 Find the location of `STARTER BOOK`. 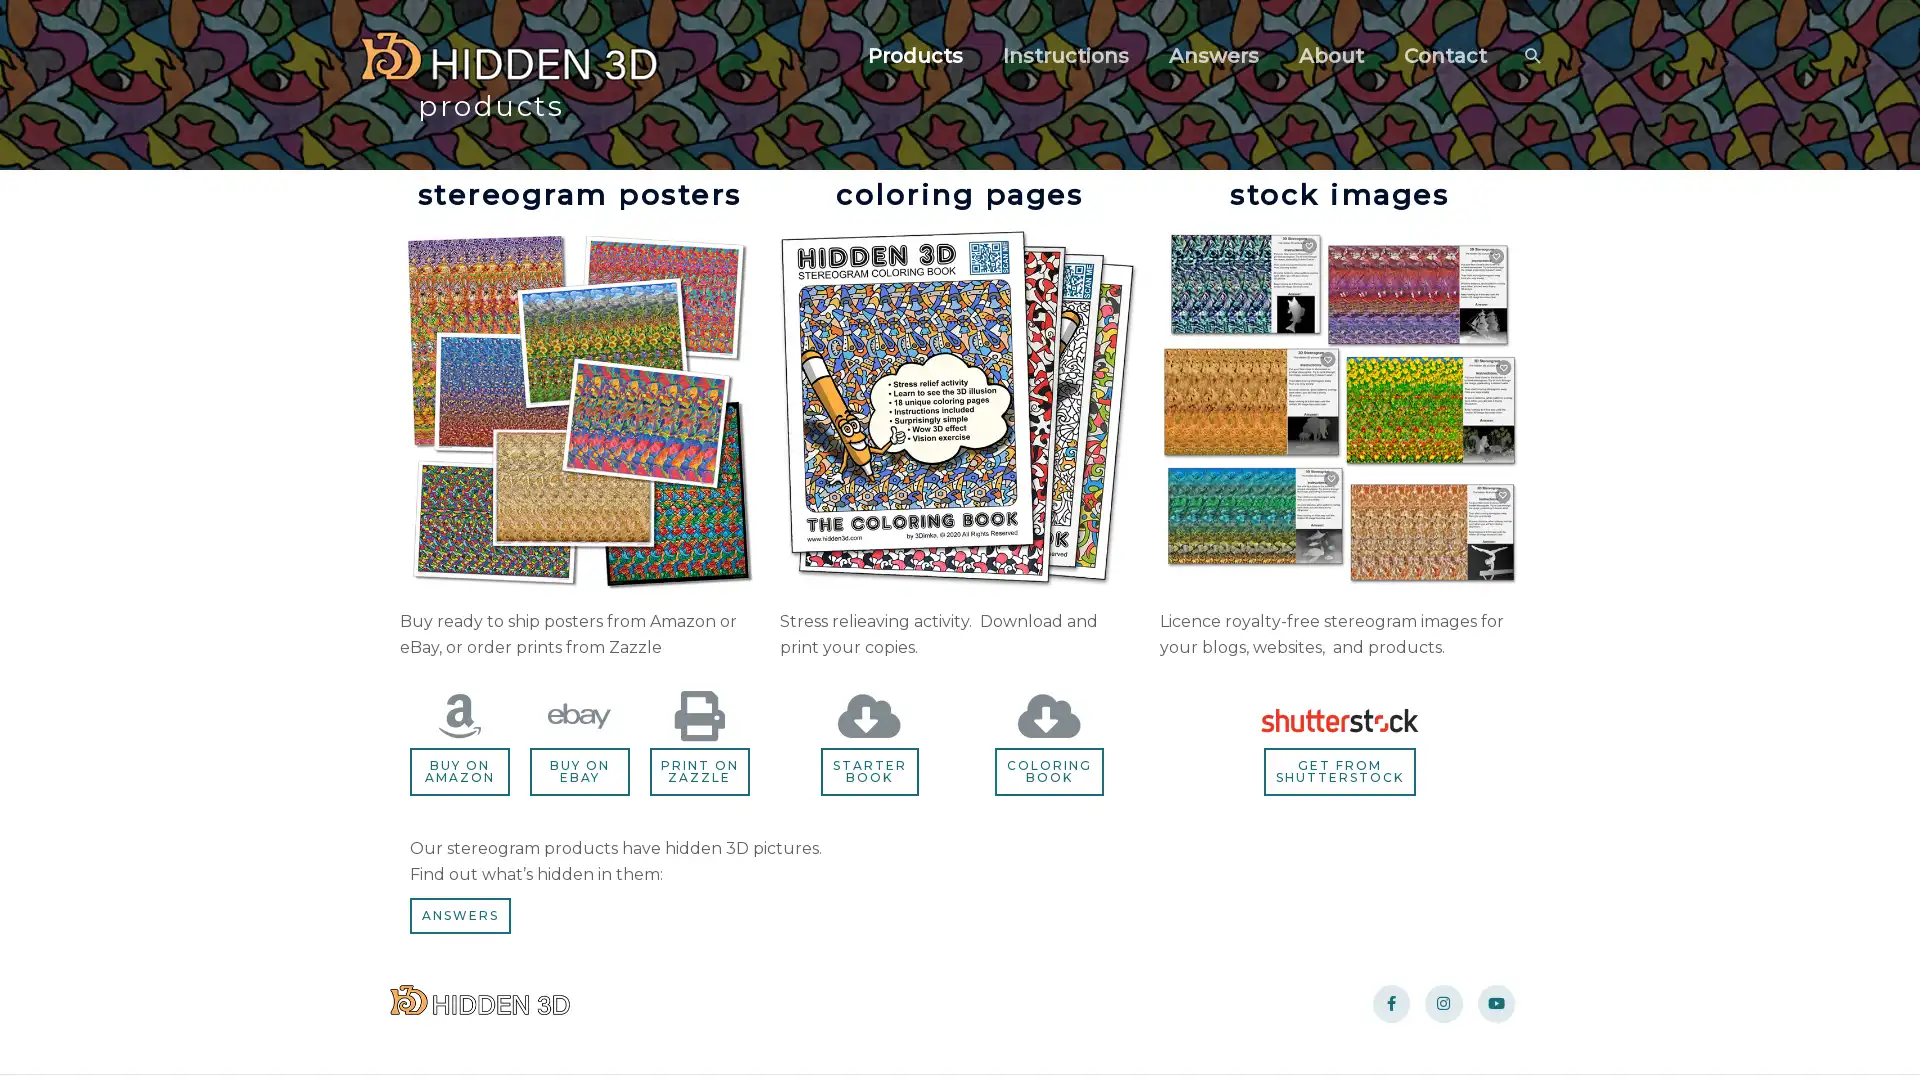

STARTER BOOK is located at coordinates (868, 770).